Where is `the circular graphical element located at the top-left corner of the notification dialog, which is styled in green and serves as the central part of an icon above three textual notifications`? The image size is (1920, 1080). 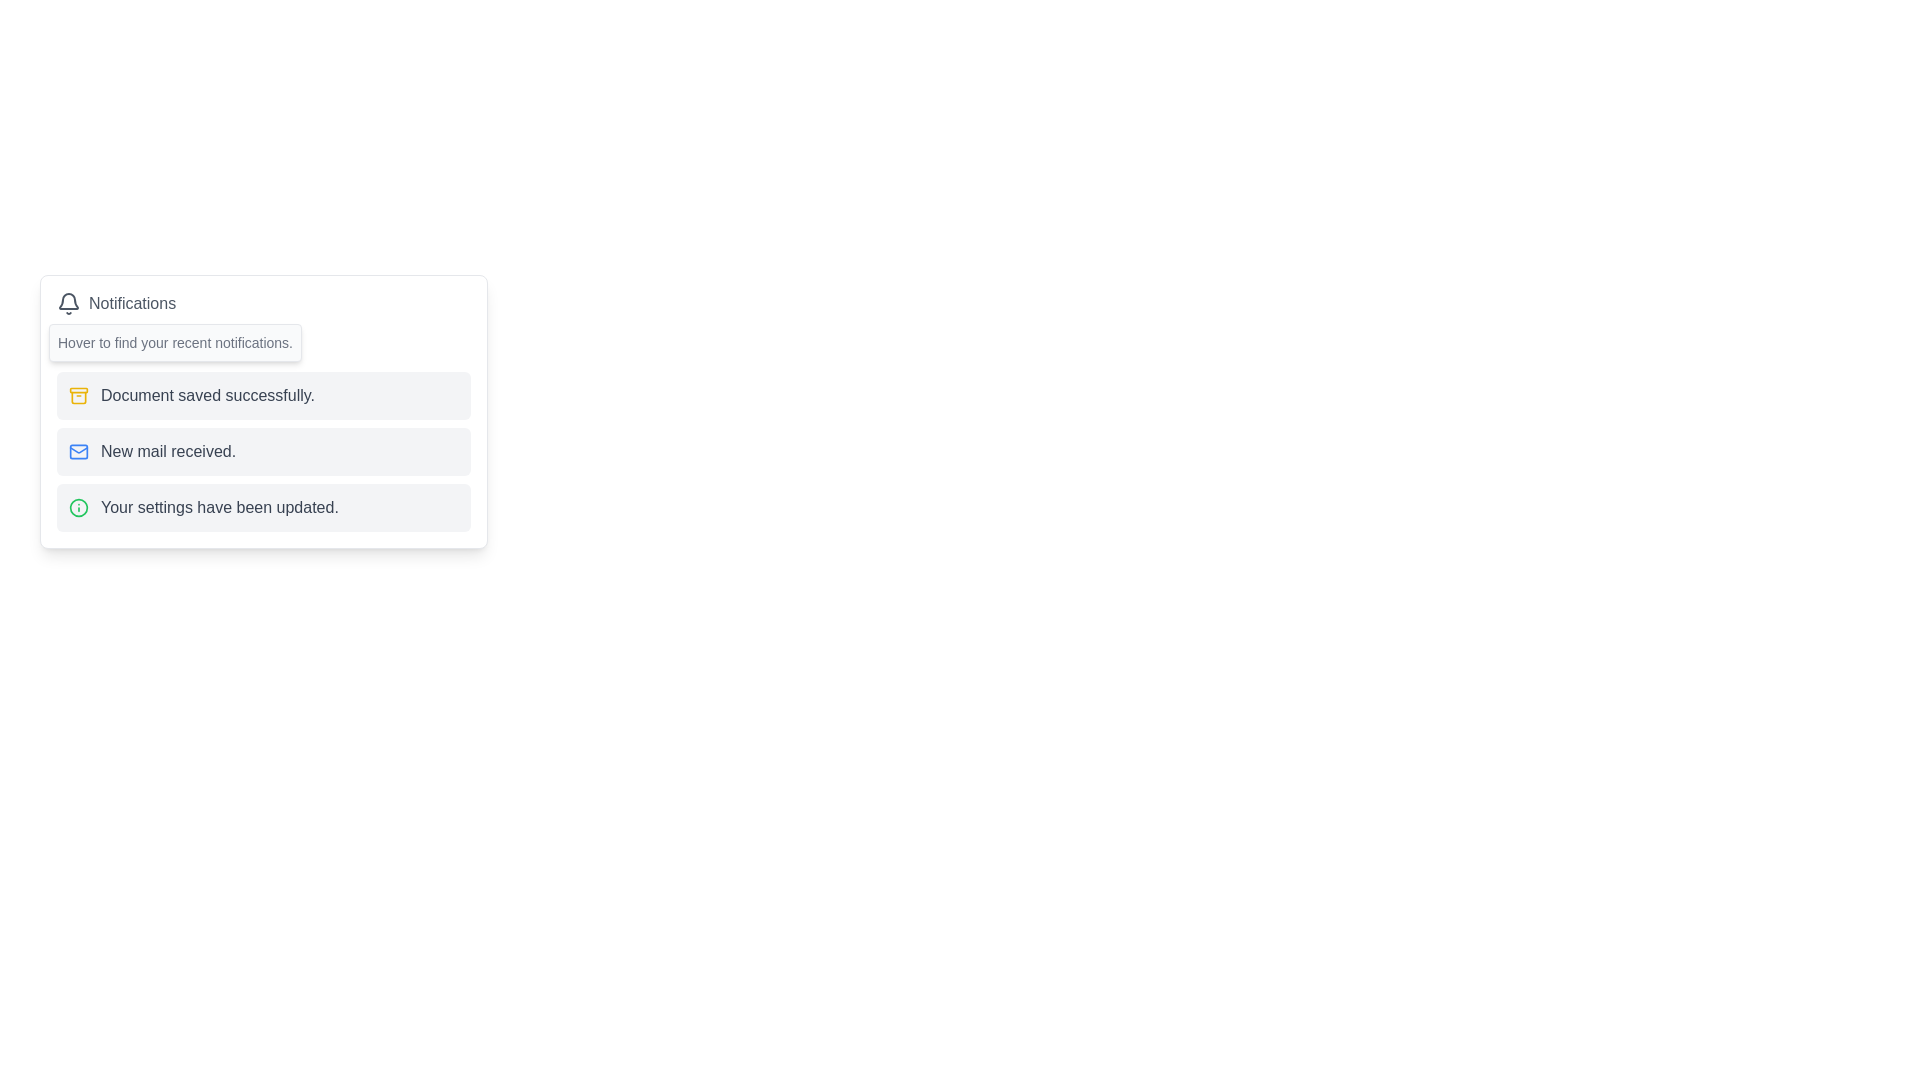 the circular graphical element located at the top-left corner of the notification dialog, which is styled in green and serves as the central part of an icon above three textual notifications is located at coordinates (78, 505).